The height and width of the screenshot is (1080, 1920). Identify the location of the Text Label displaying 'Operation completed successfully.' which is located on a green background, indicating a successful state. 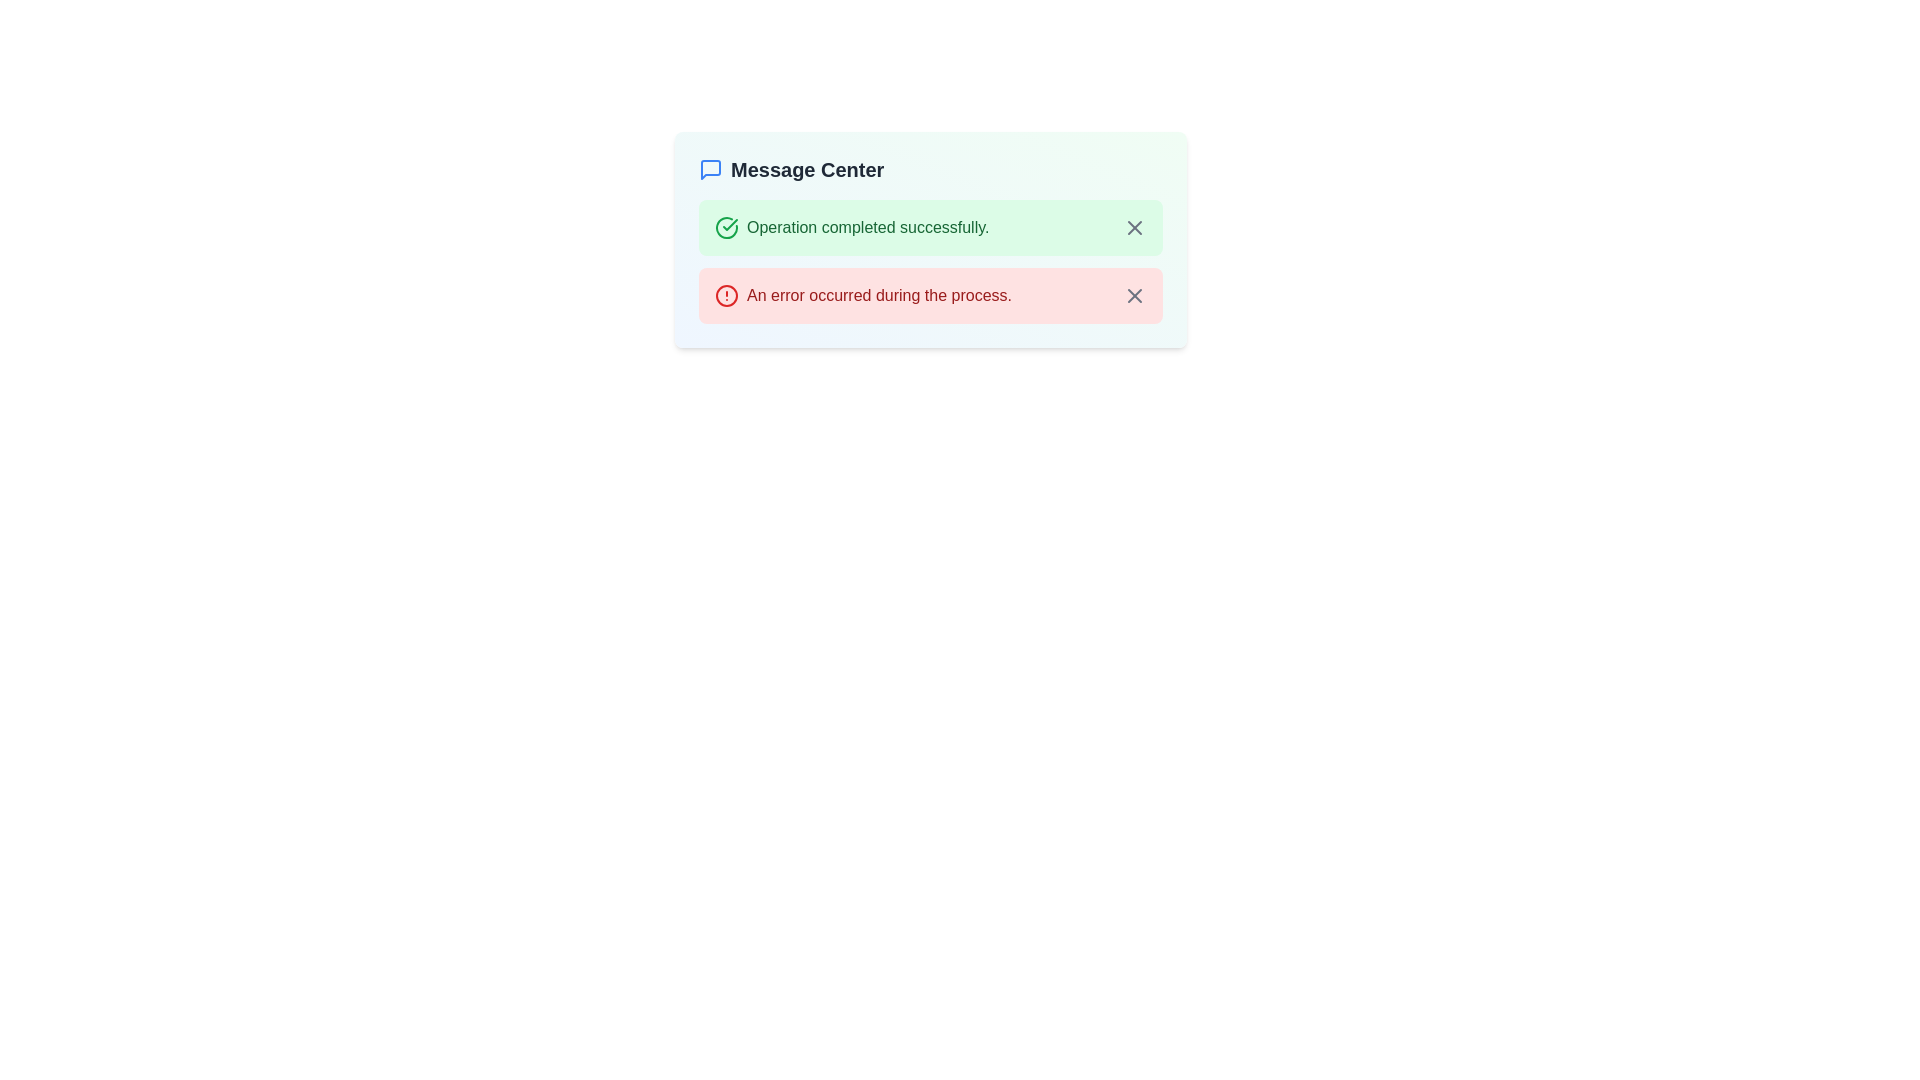
(868, 226).